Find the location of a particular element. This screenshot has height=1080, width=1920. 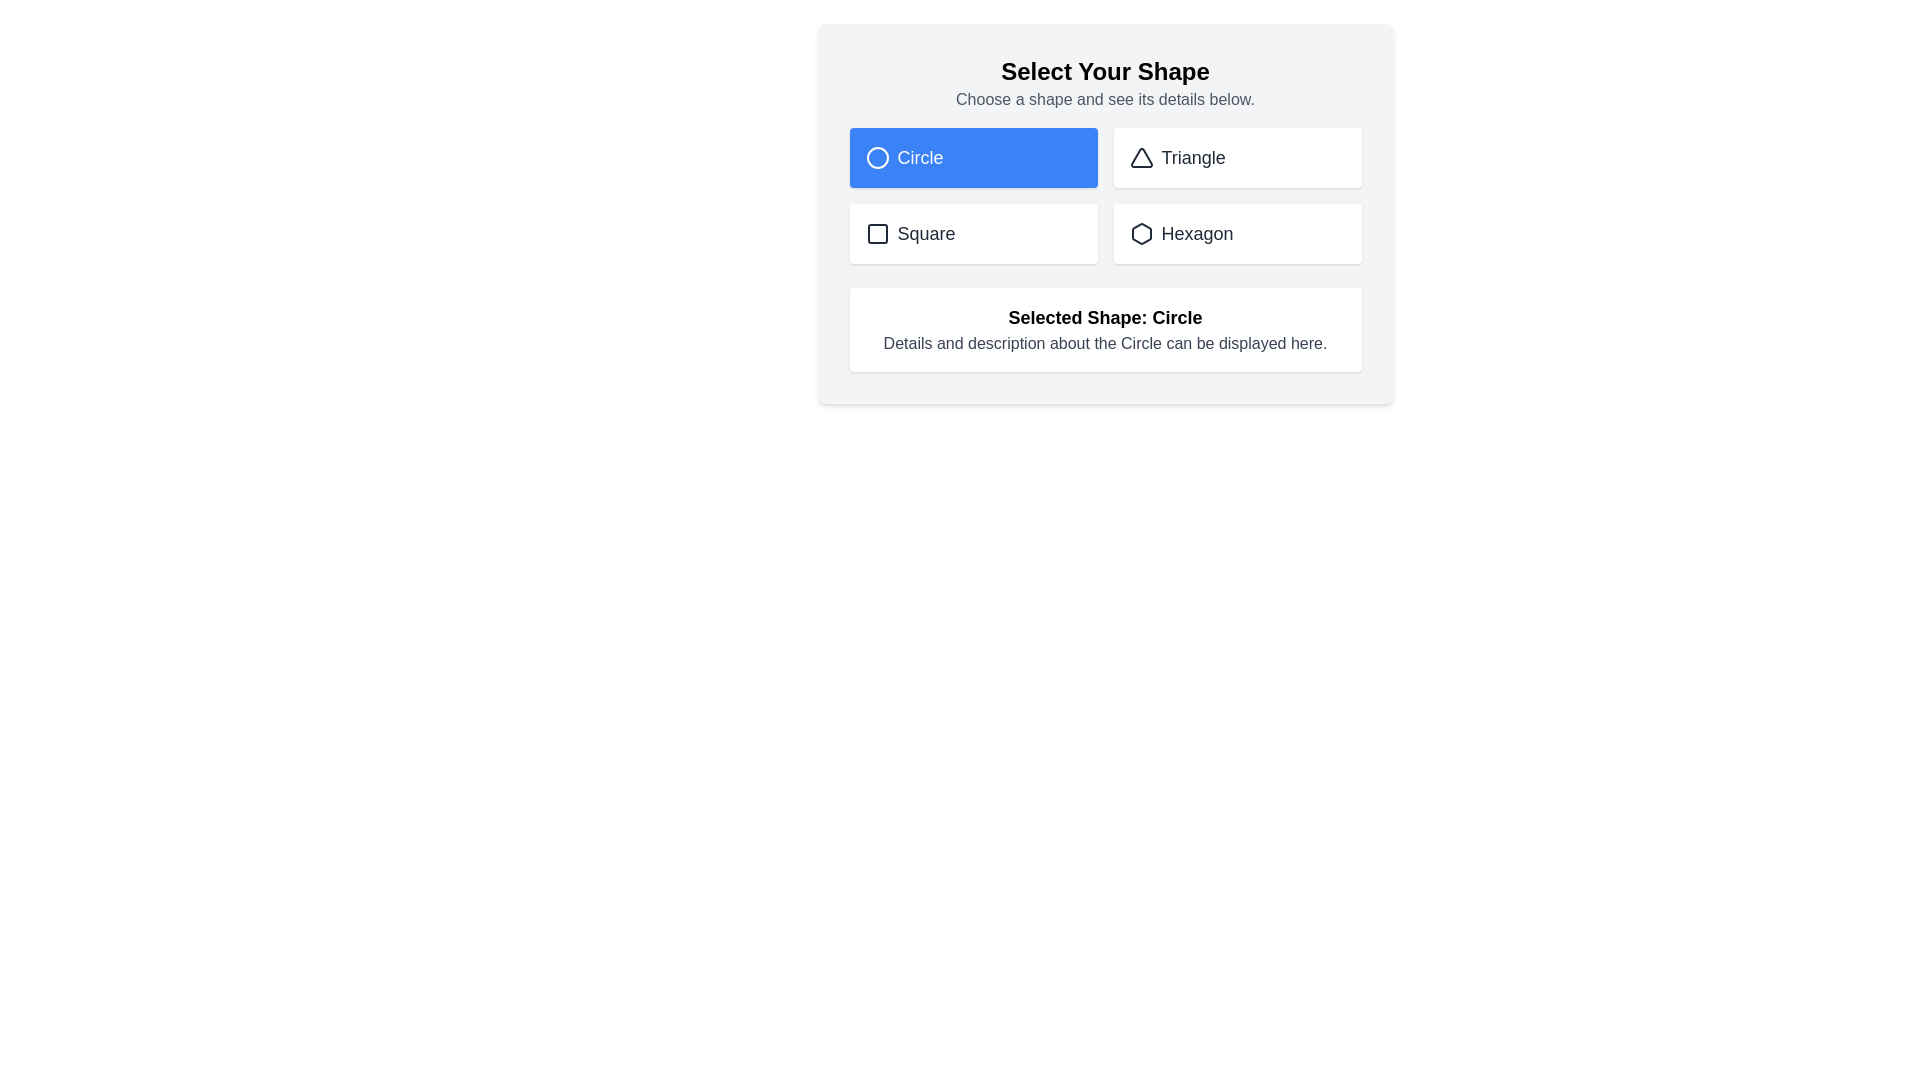

the 'Hexagon' graphical icon in the bottom-right quadrant of the selection interface is located at coordinates (1141, 233).